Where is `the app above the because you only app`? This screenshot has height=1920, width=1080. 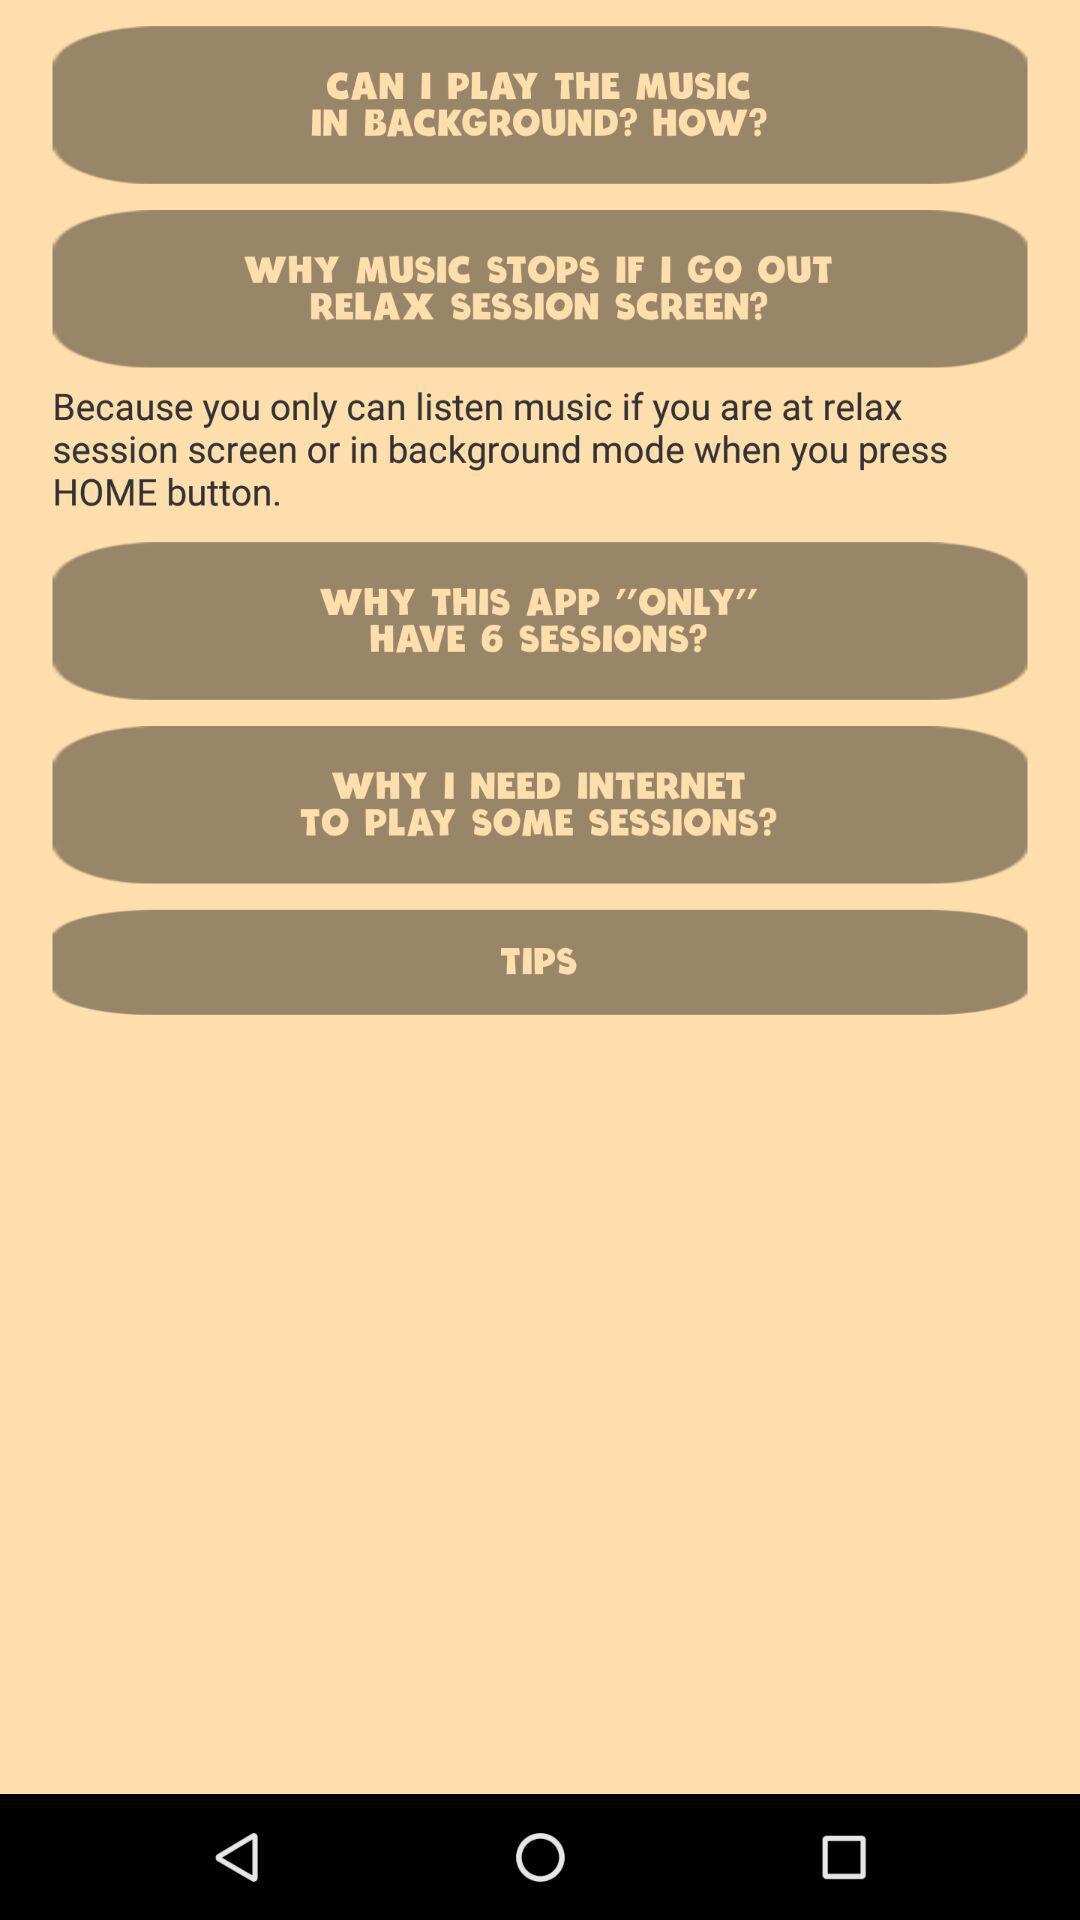
the app above the because you only app is located at coordinates (540, 287).